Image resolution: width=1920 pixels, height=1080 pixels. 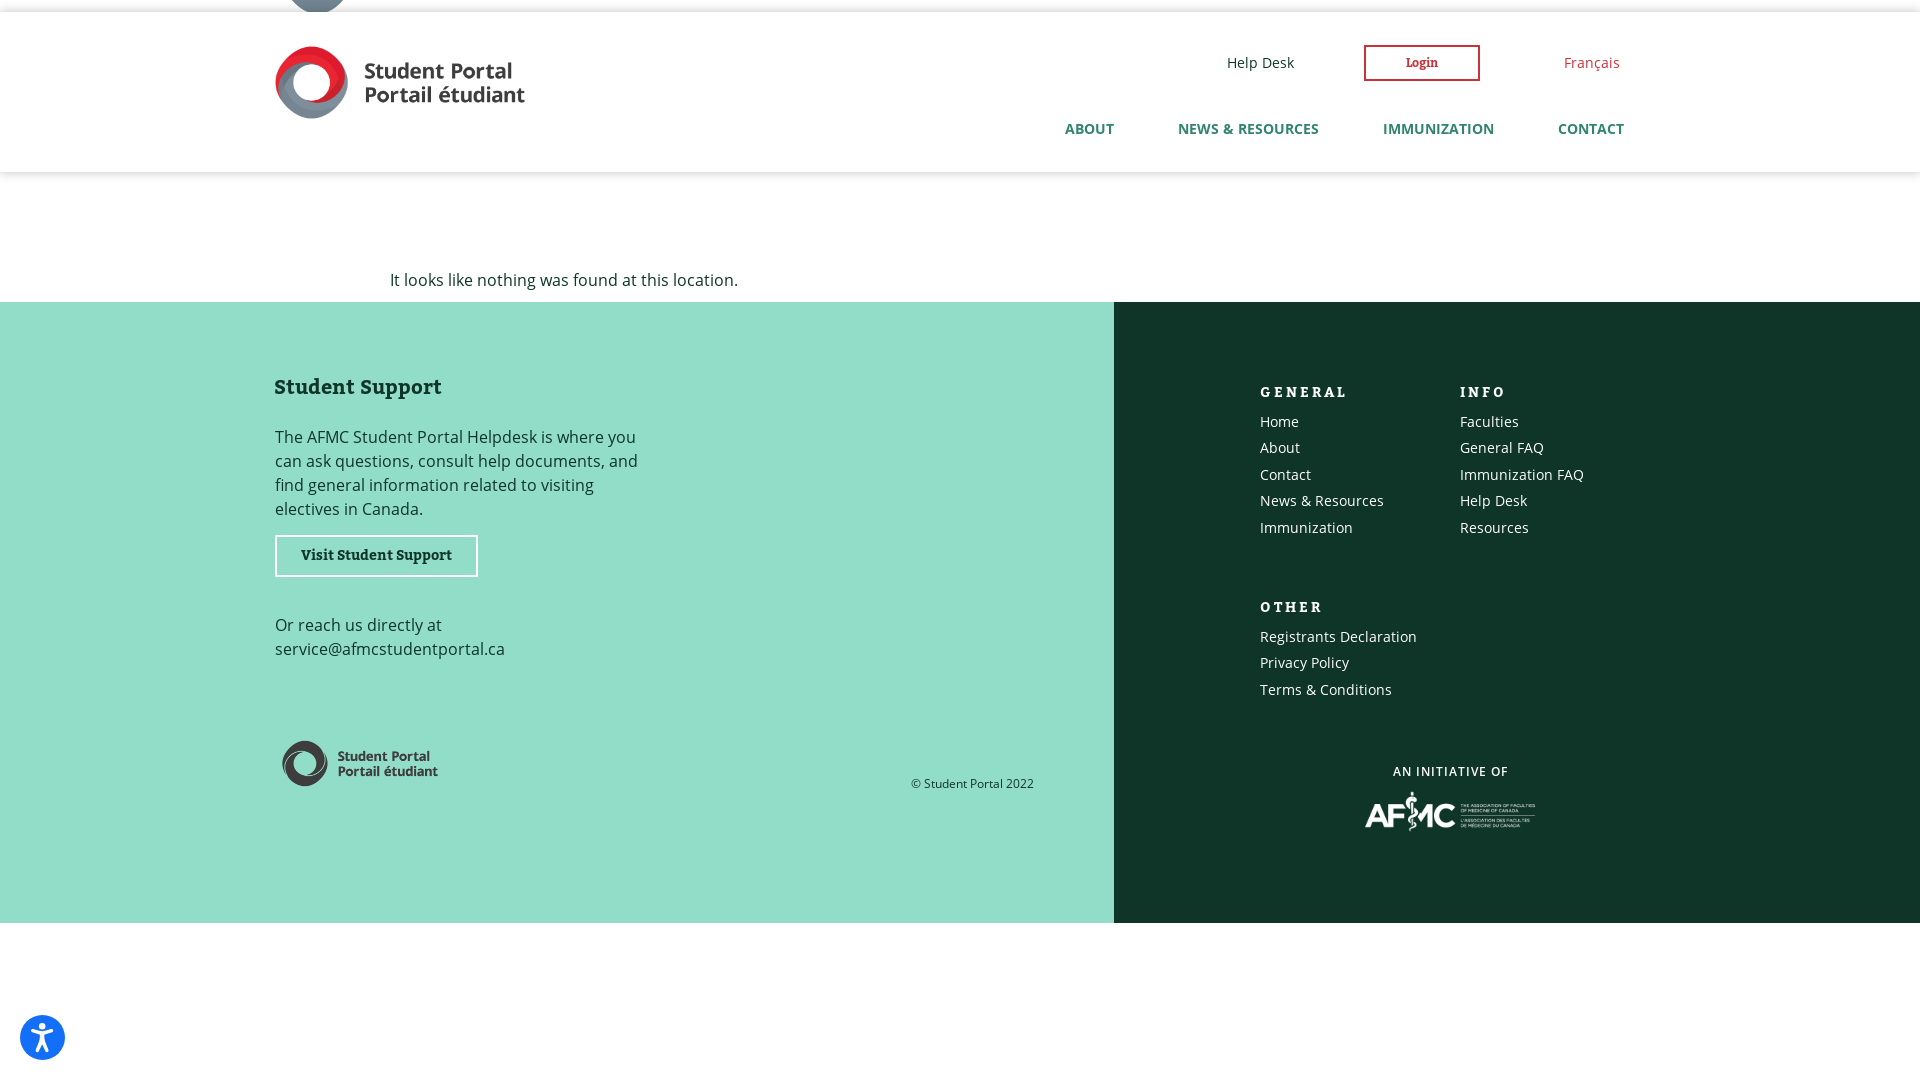 What do you see at coordinates (1258, 662) in the screenshot?
I see `'Privacy Policy'` at bounding box center [1258, 662].